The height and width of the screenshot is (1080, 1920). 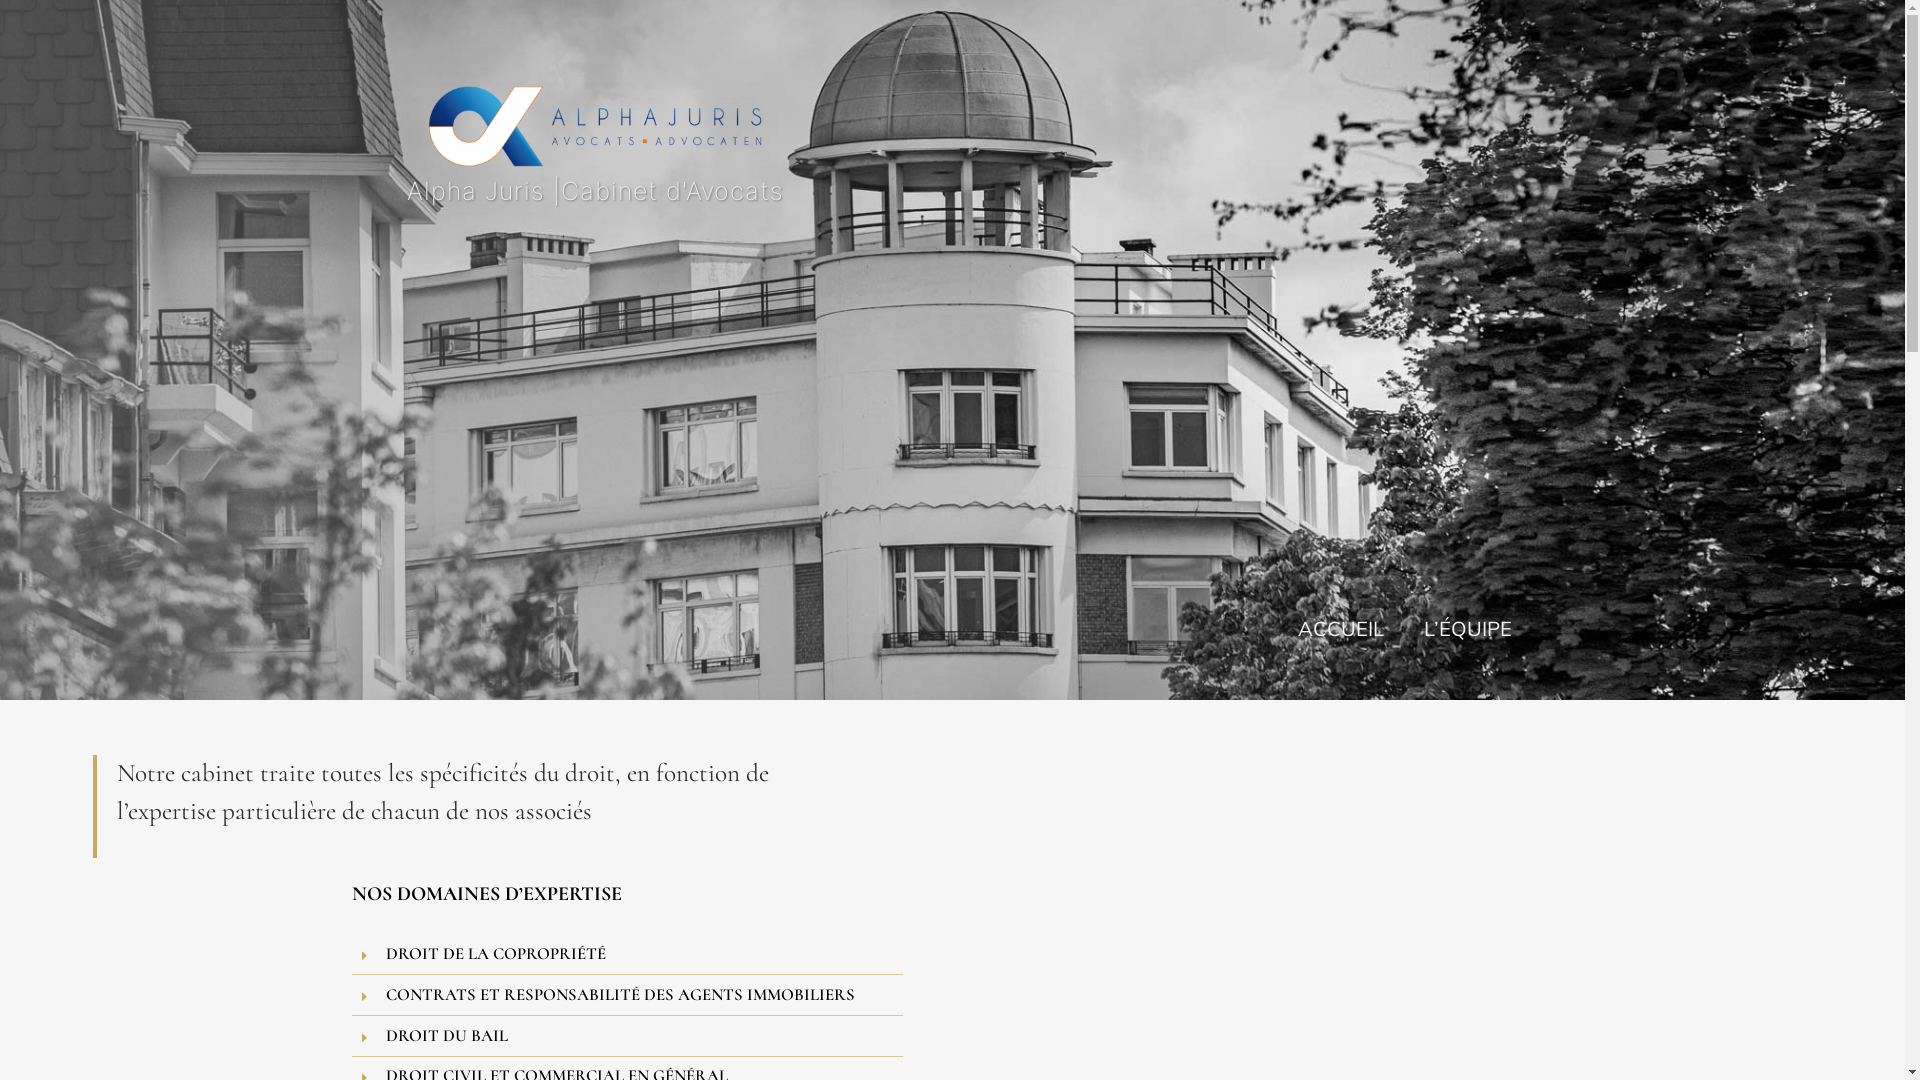 I want to click on 'ACCUEIL', so click(x=1340, y=625).